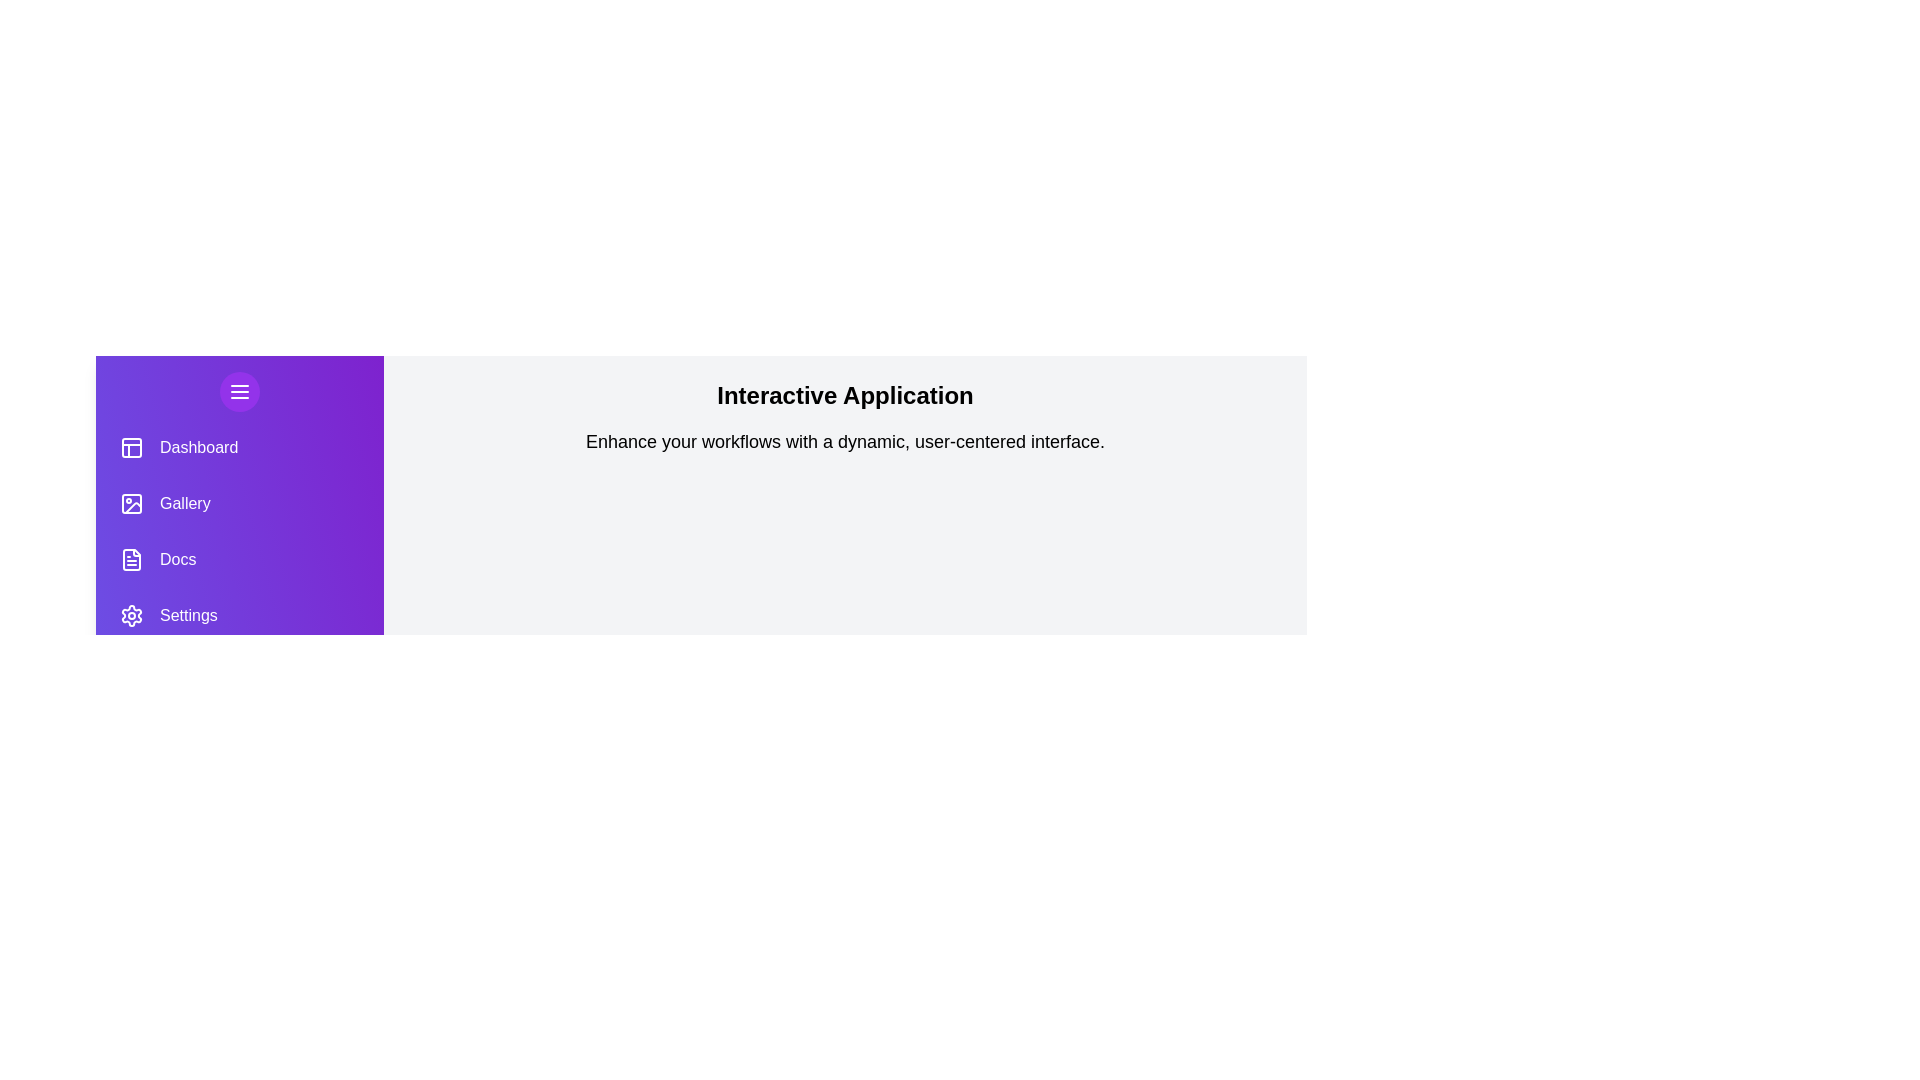 The width and height of the screenshot is (1920, 1080). What do you see at coordinates (240, 559) in the screenshot?
I see `the Docs menu item to navigate to the respective section` at bounding box center [240, 559].